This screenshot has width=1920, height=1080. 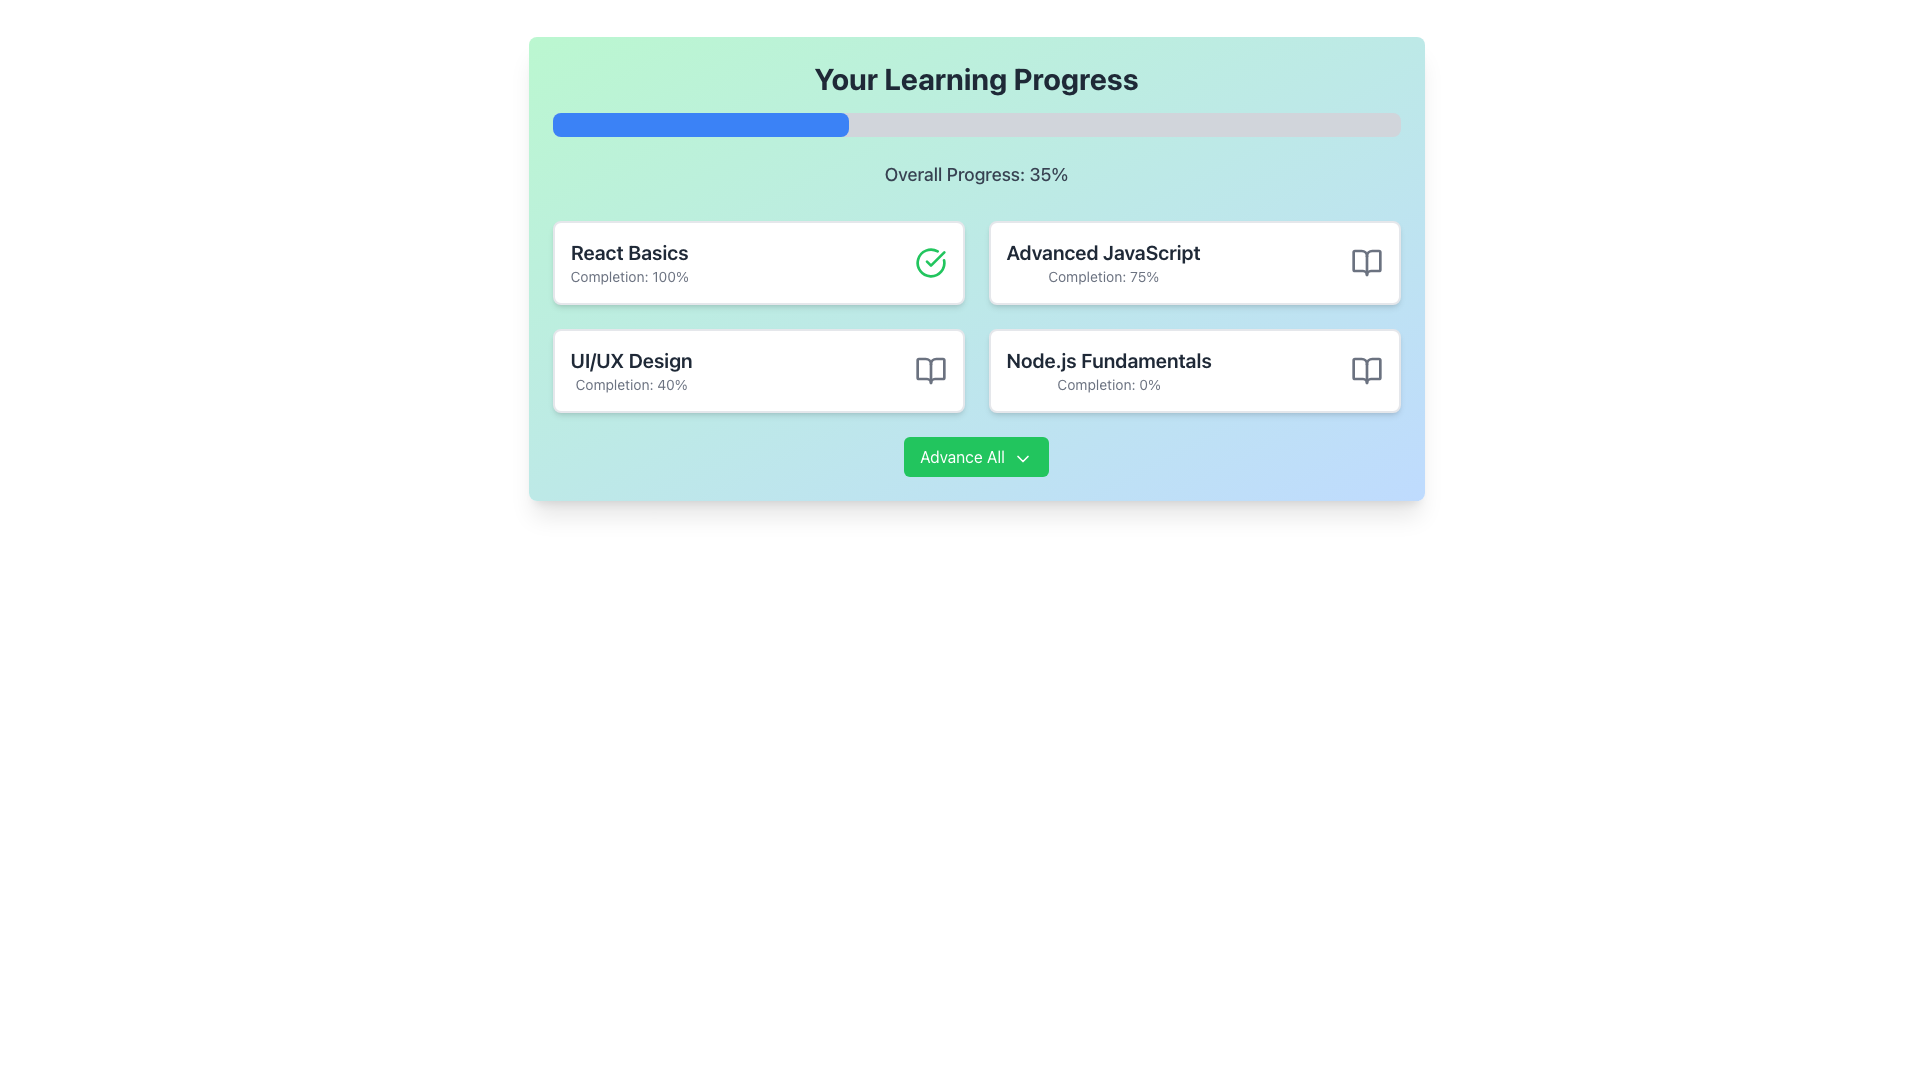 What do you see at coordinates (976, 173) in the screenshot?
I see `the informational text label that displays the total progress made by the user in courses, located centrally below the progress bar` at bounding box center [976, 173].